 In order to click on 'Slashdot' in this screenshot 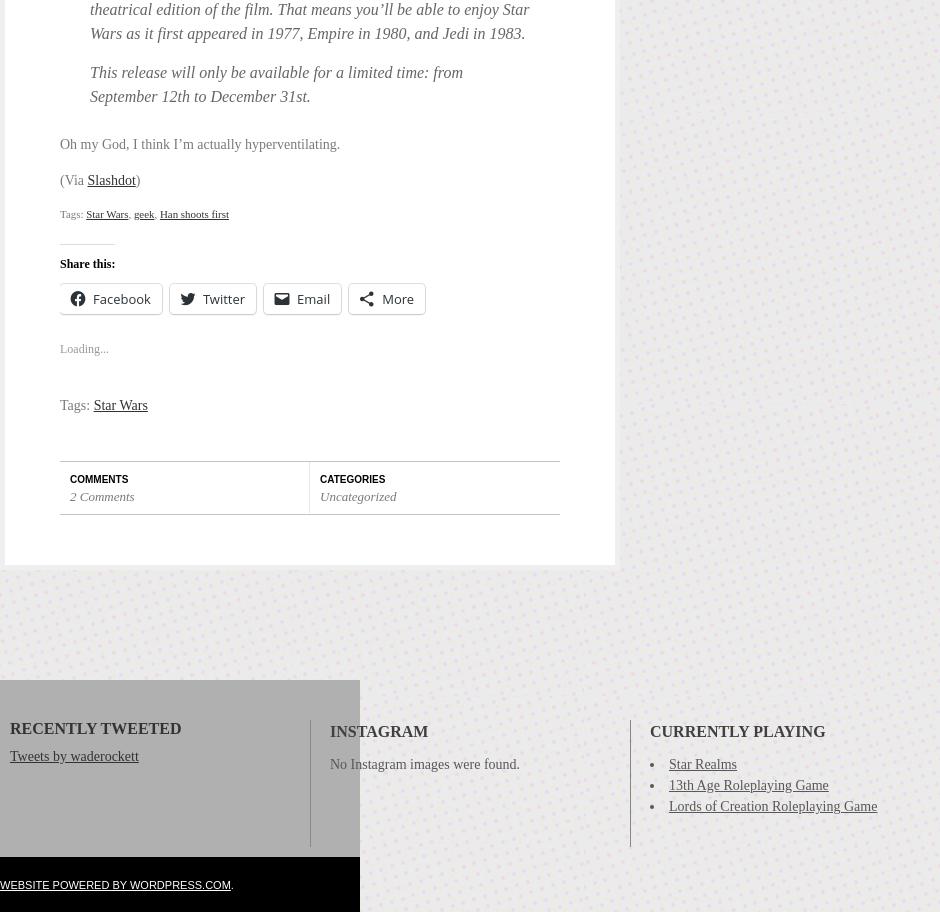, I will do `click(87, 179)`.